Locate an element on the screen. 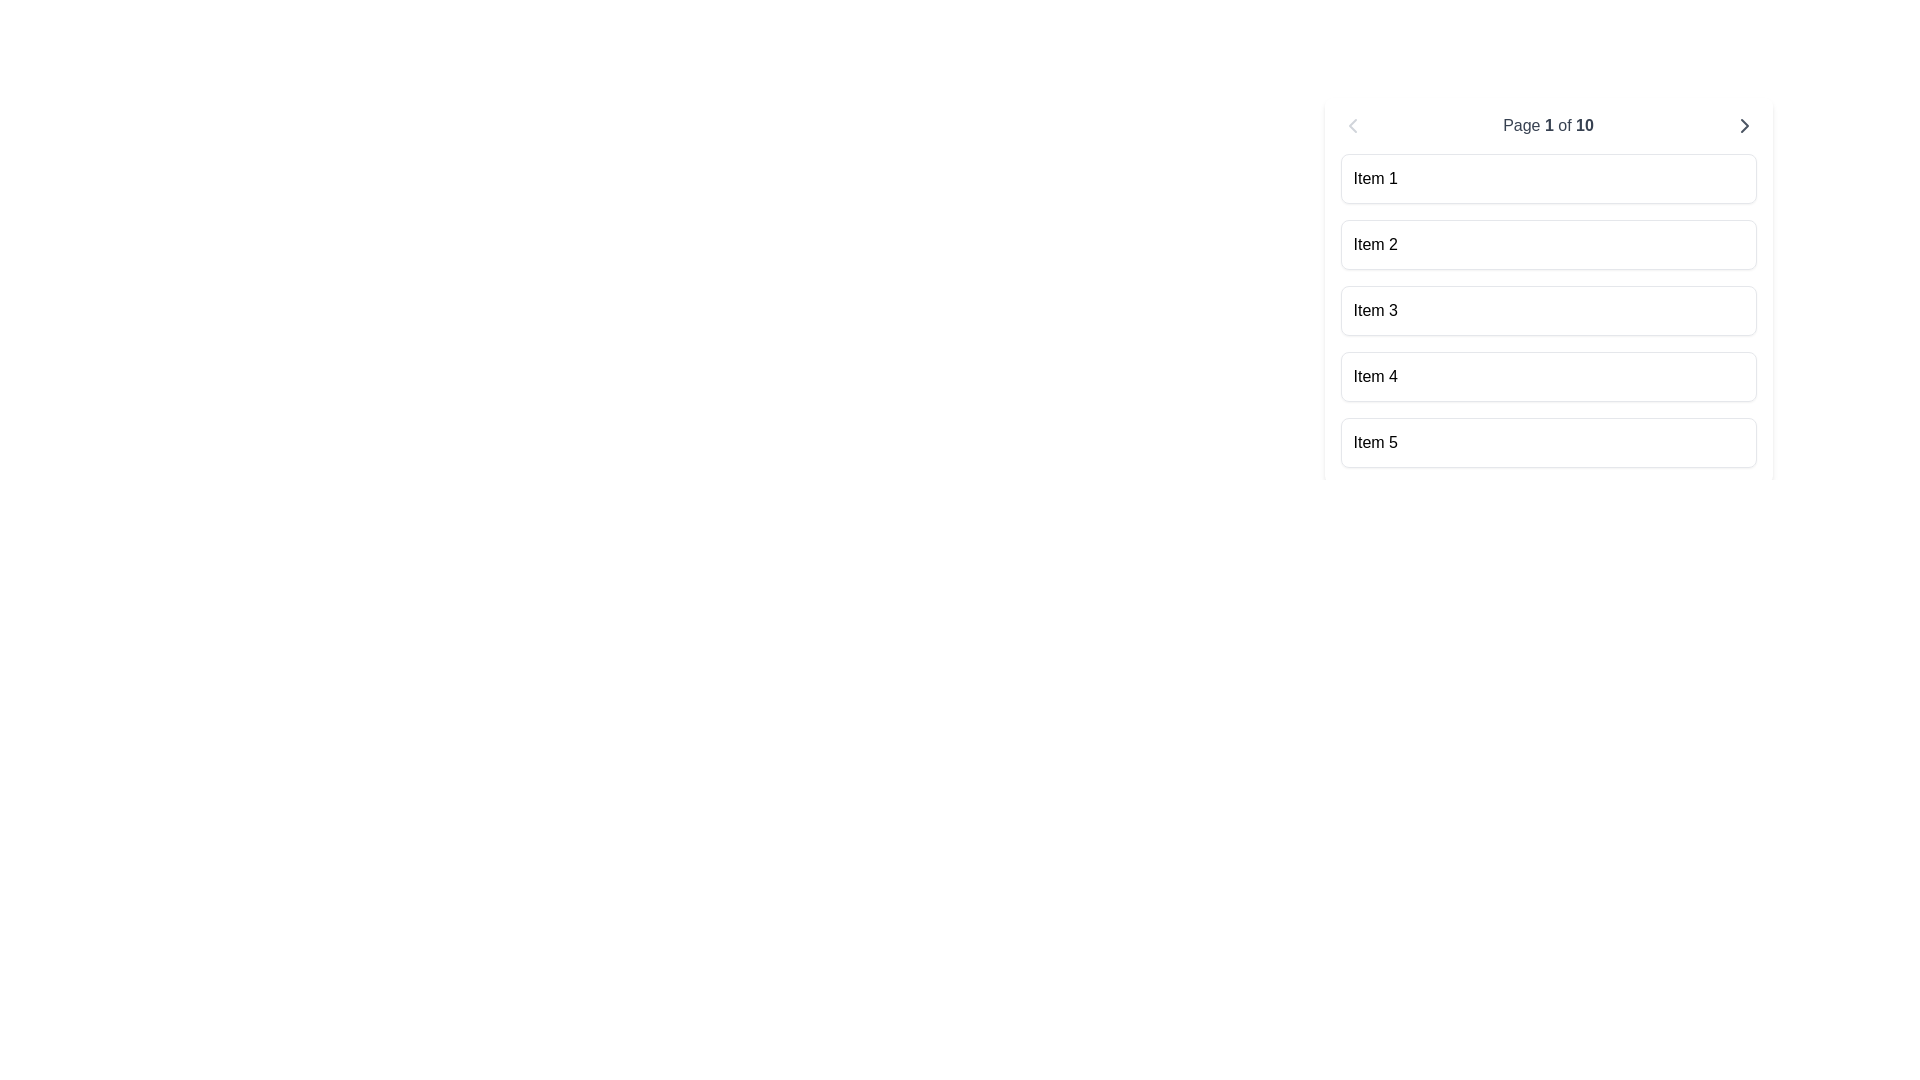 The image size is (1920, 1080). the third item in the list of selectable items is located at coordinates (1547, 290).